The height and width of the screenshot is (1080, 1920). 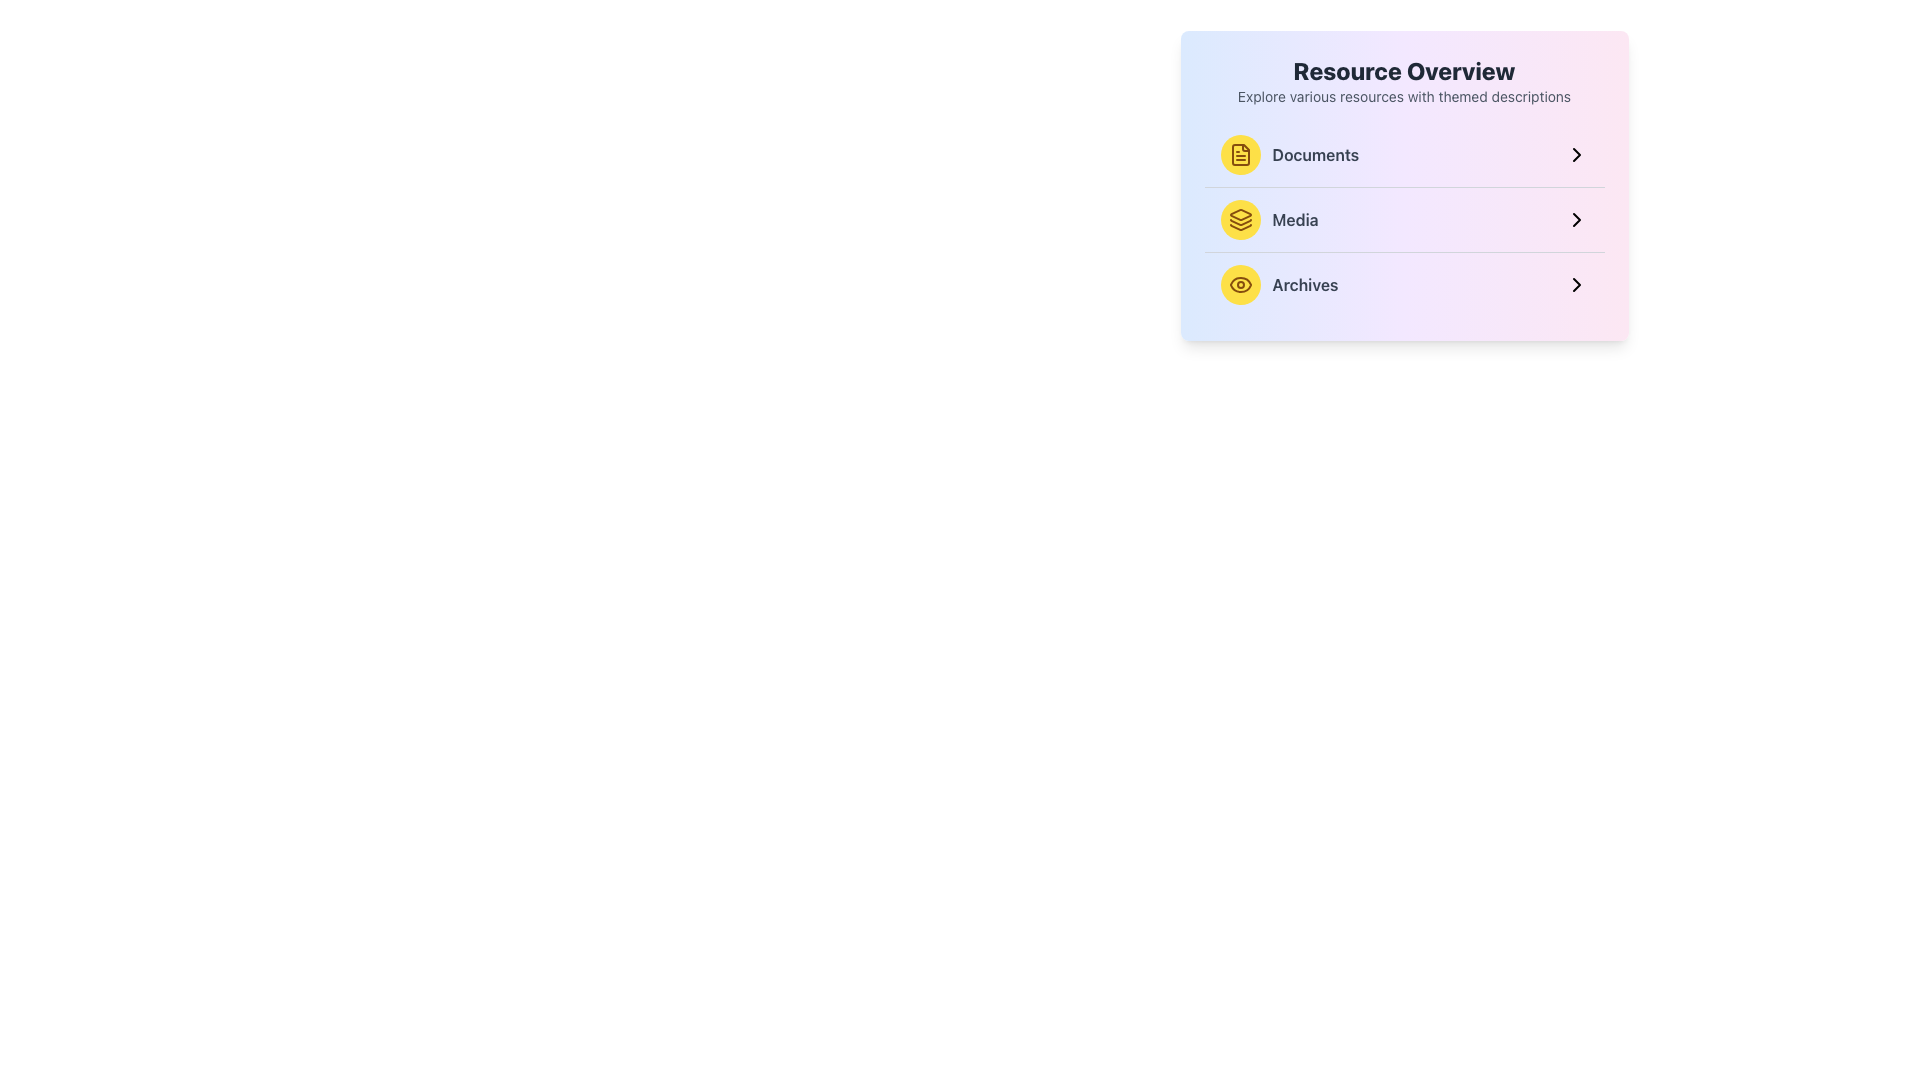 What do you see at coordinates (1239, 219) in the screenshot?
I see `details of the circular badge icon with a yellow background and a stacked layers graphic, located to the left of the 'Media' label in the 'Resource Overview' card` at bounding box center [1239, 219].